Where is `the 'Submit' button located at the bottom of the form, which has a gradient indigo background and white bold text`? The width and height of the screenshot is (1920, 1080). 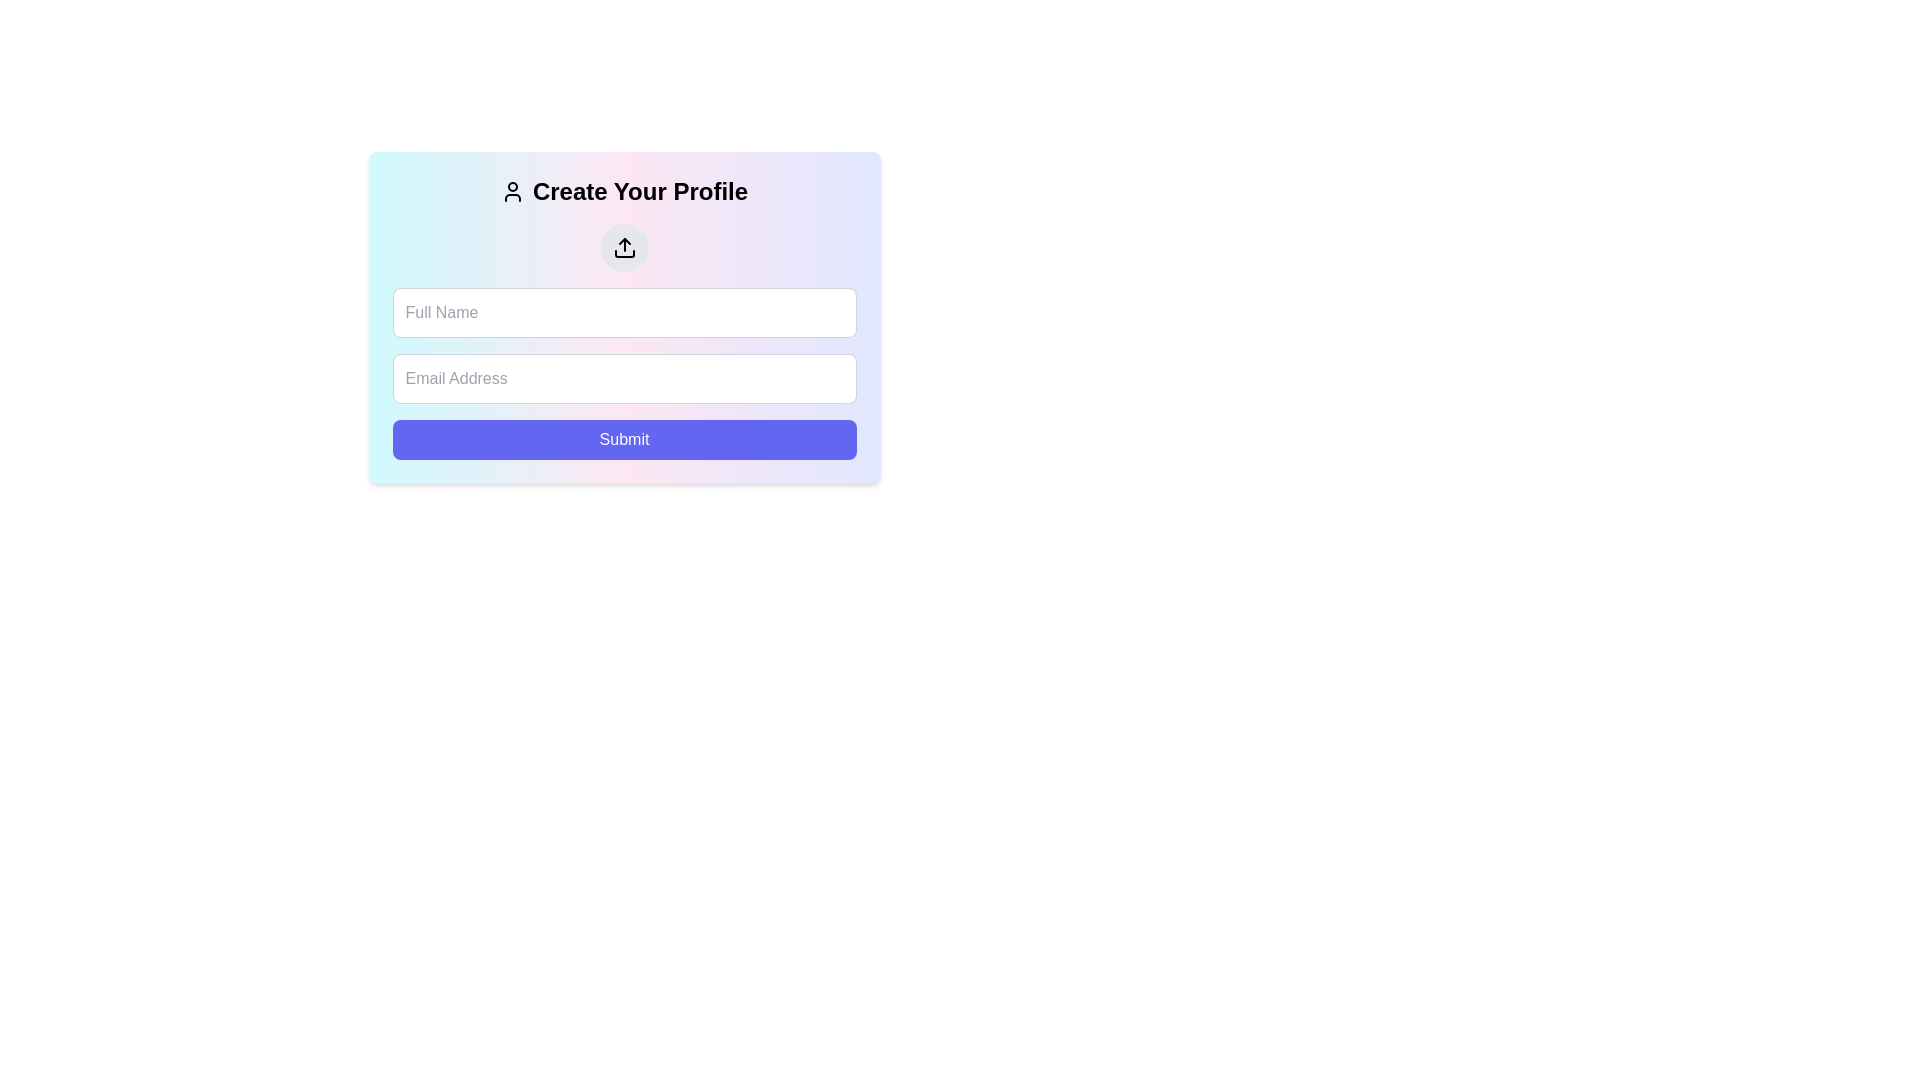
the 'Submit' button located at the bottom of the form, which has a gradient indigo background and white bold text is located at coordinates (623, 438).